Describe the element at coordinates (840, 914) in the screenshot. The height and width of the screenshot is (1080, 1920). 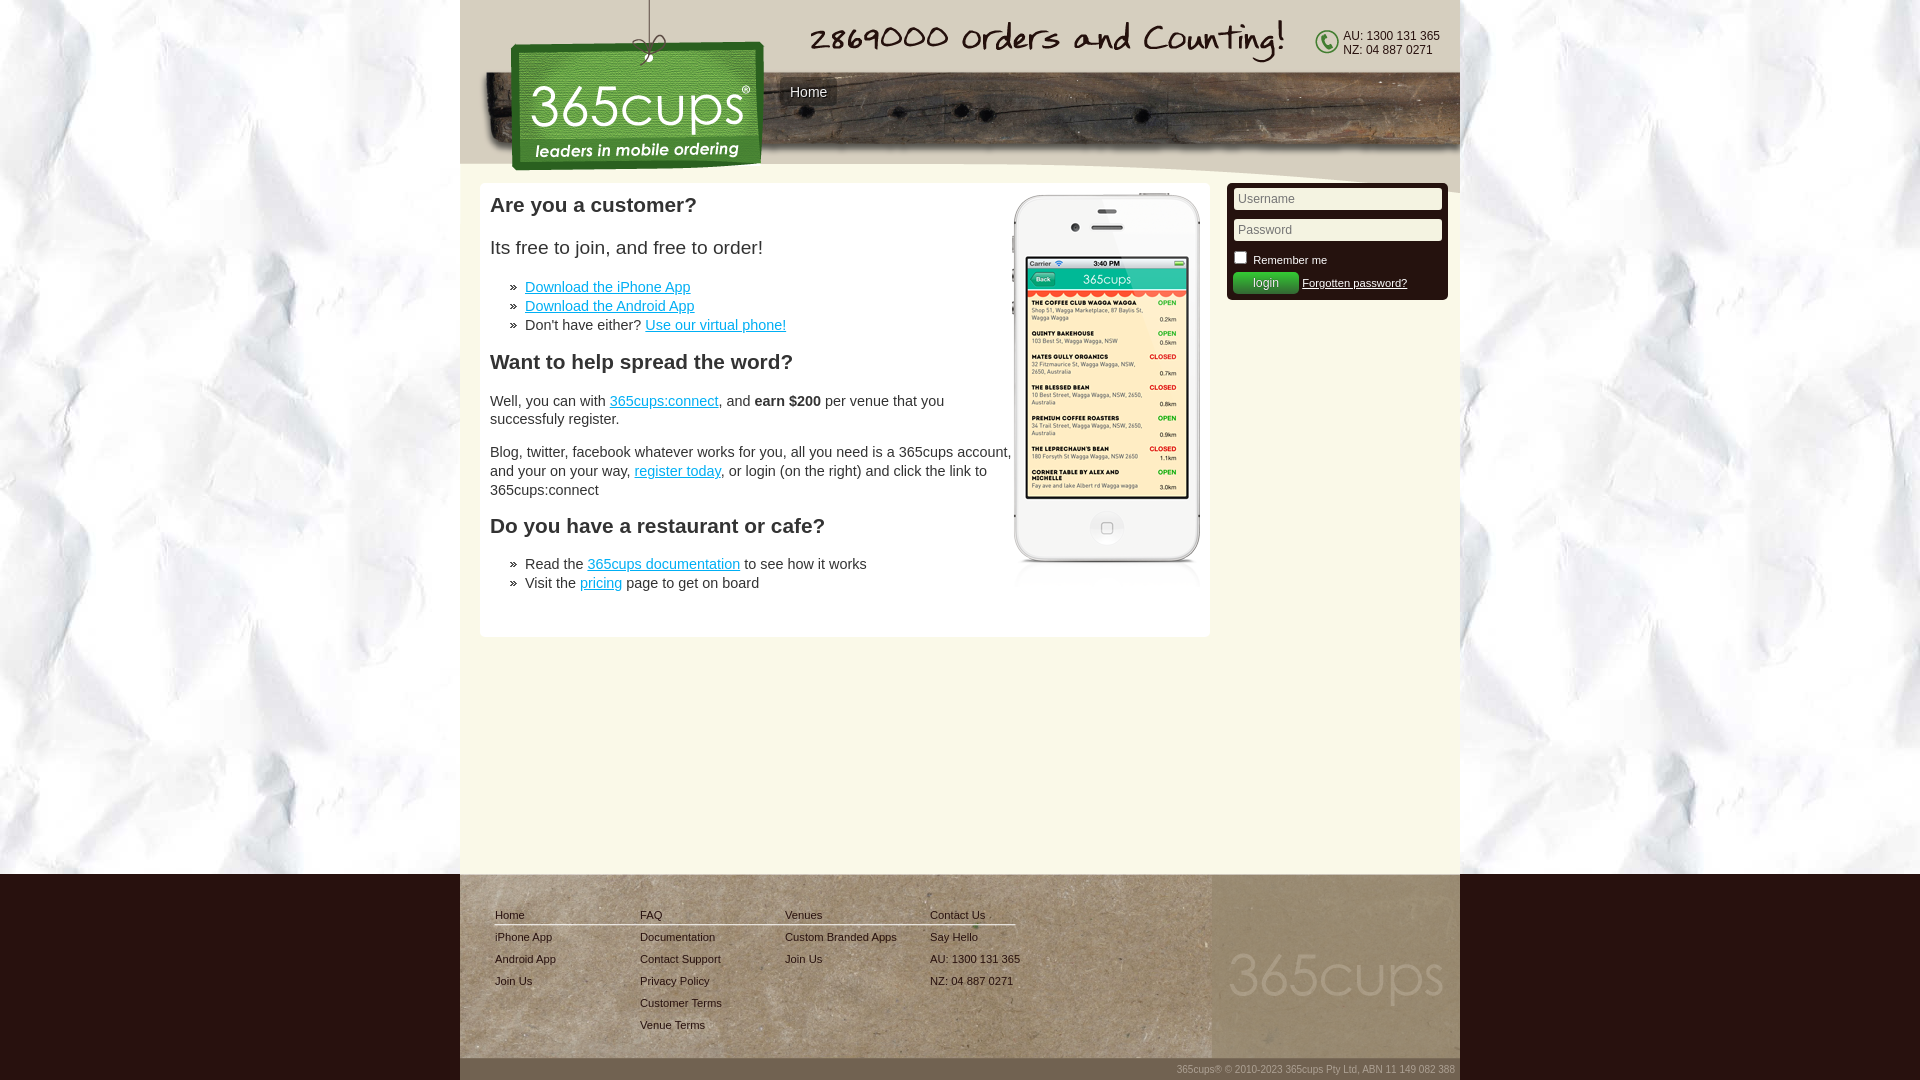
I see `'Venues'` at that location.